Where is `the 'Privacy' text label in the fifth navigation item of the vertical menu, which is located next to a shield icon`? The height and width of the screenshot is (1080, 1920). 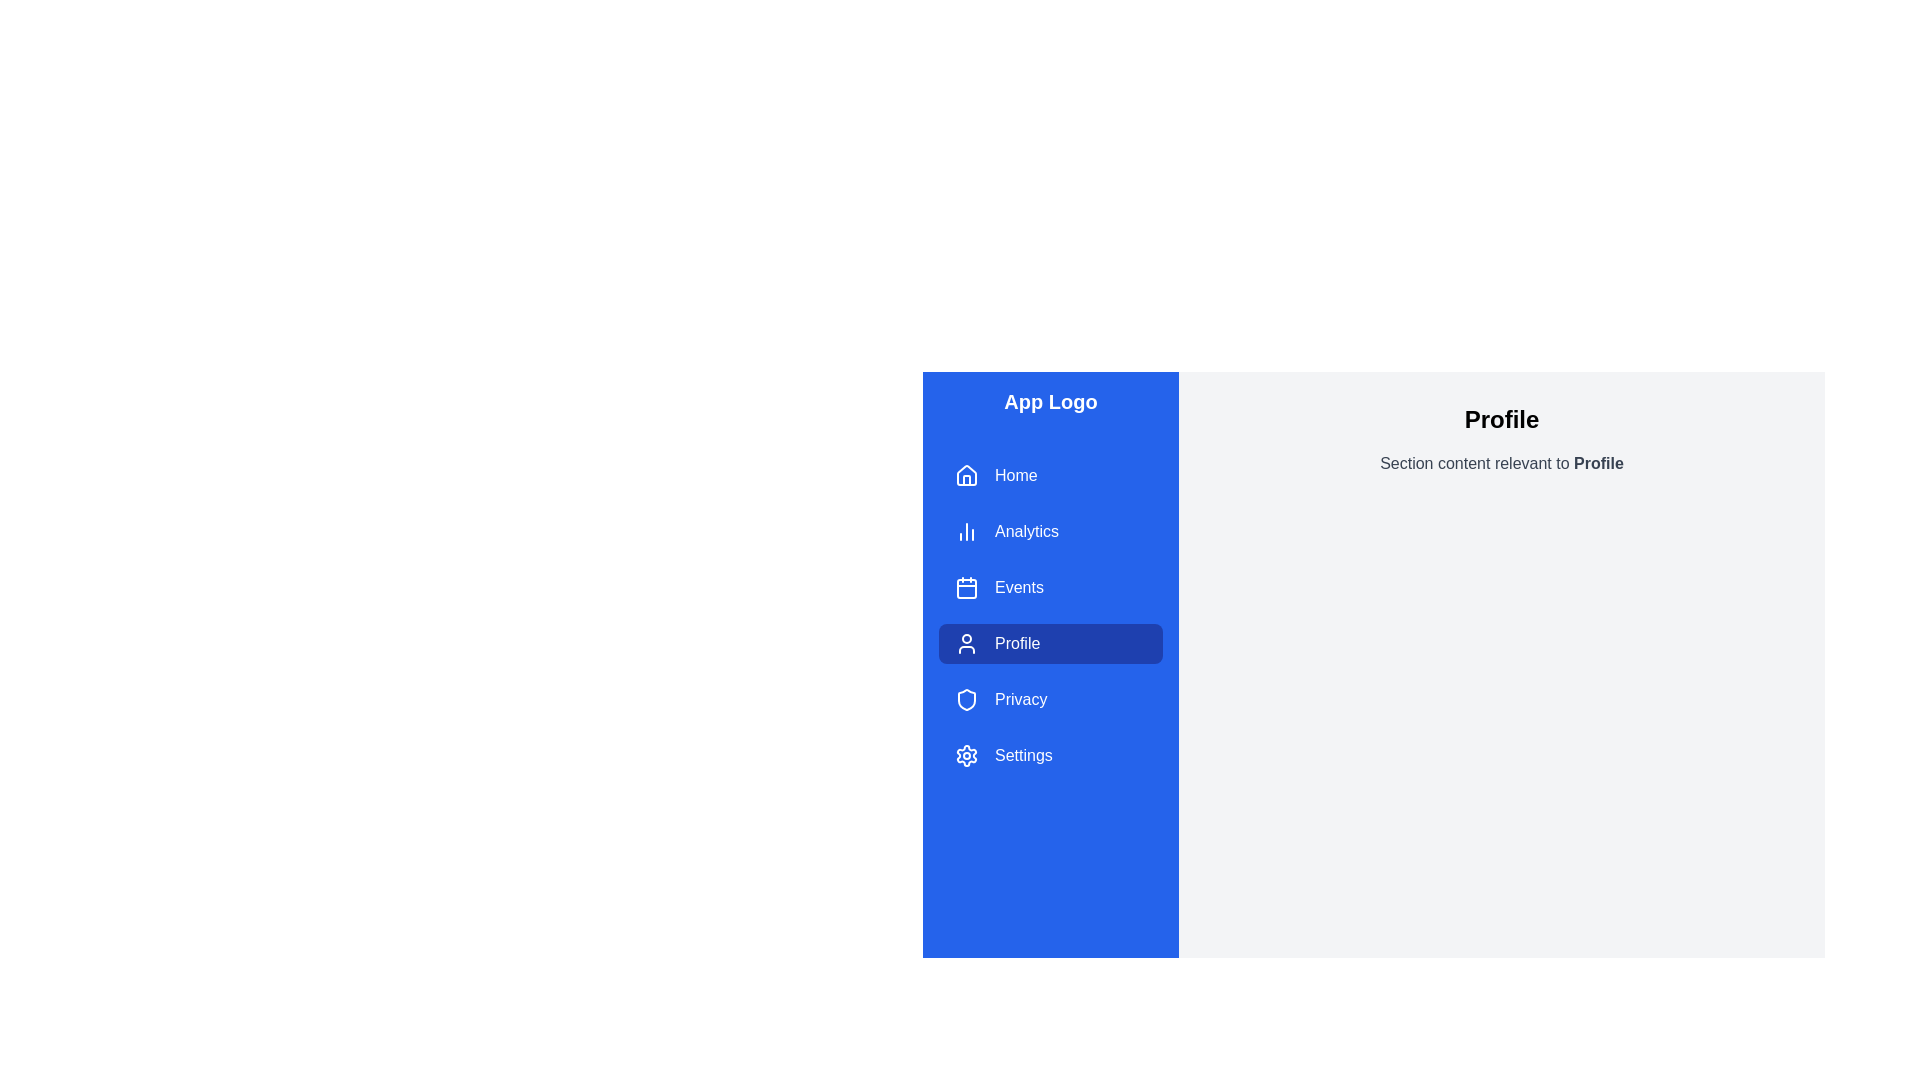 the 'Privacy' text label in the fifth navigation item of the vertical menu, which is located next to a shield icon is located at coordinates (1021, 698).